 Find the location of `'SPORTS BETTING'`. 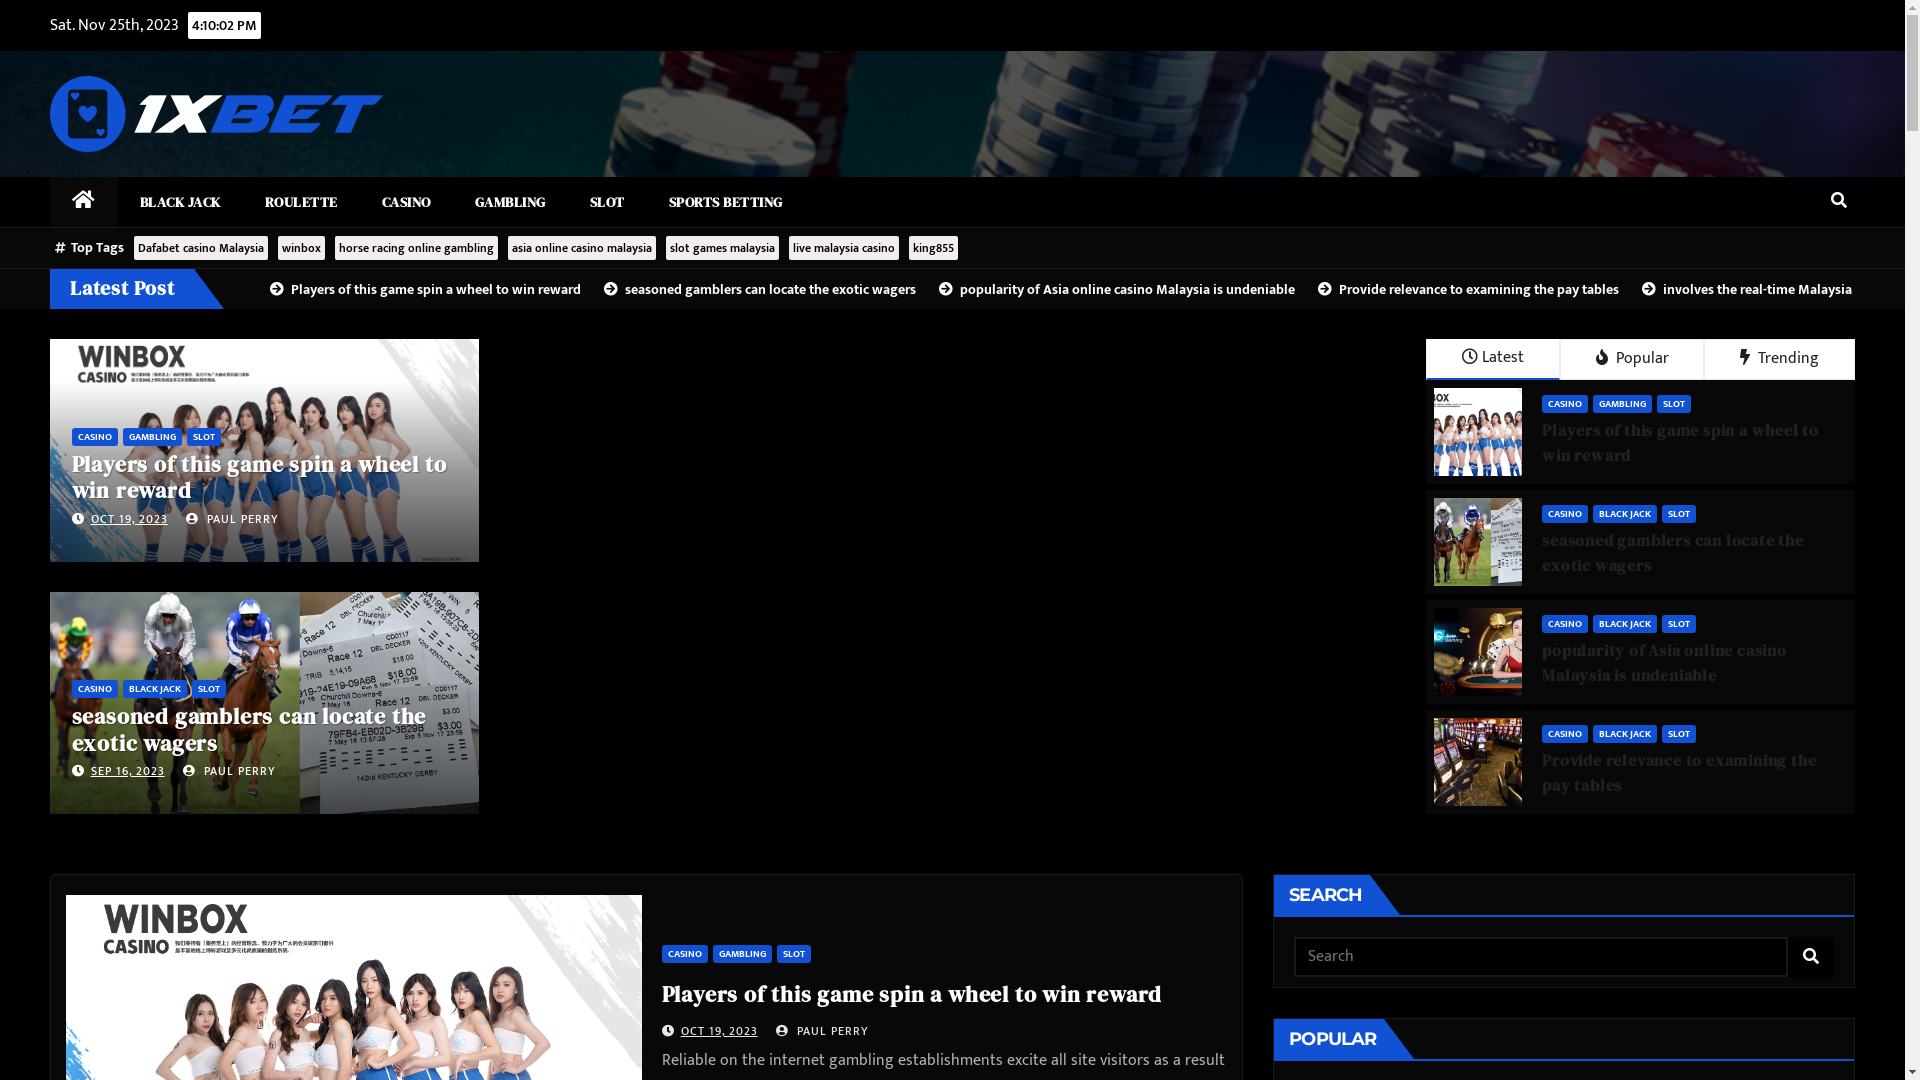

'SPORTS BETTING' is located at coordinates (723, 201).